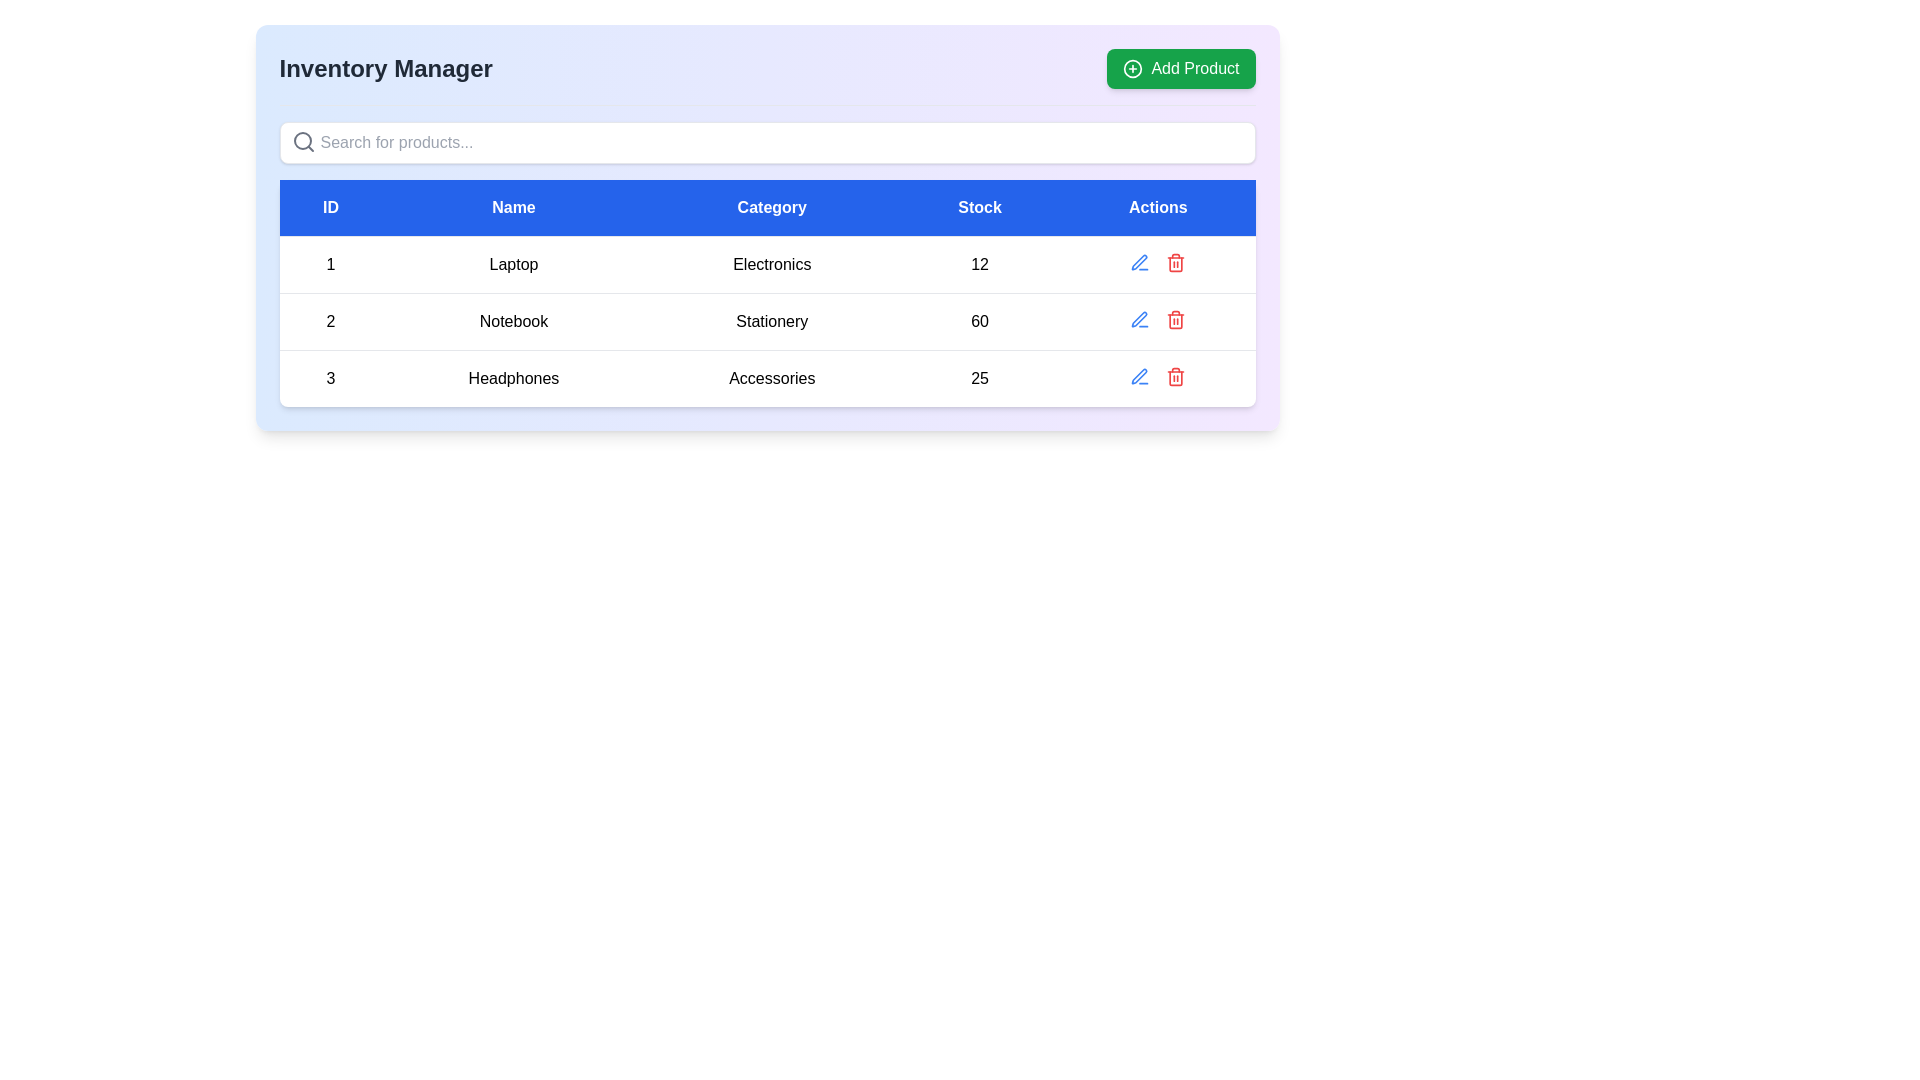 The width and height of the screenshot is (1920, 1080). What do you see at coordinates (1176, 377) in the screenshot?
I see `the red trash icon button located in the third row under the 'Actions' column in the displayed table` at bounding box center [1176, 377].